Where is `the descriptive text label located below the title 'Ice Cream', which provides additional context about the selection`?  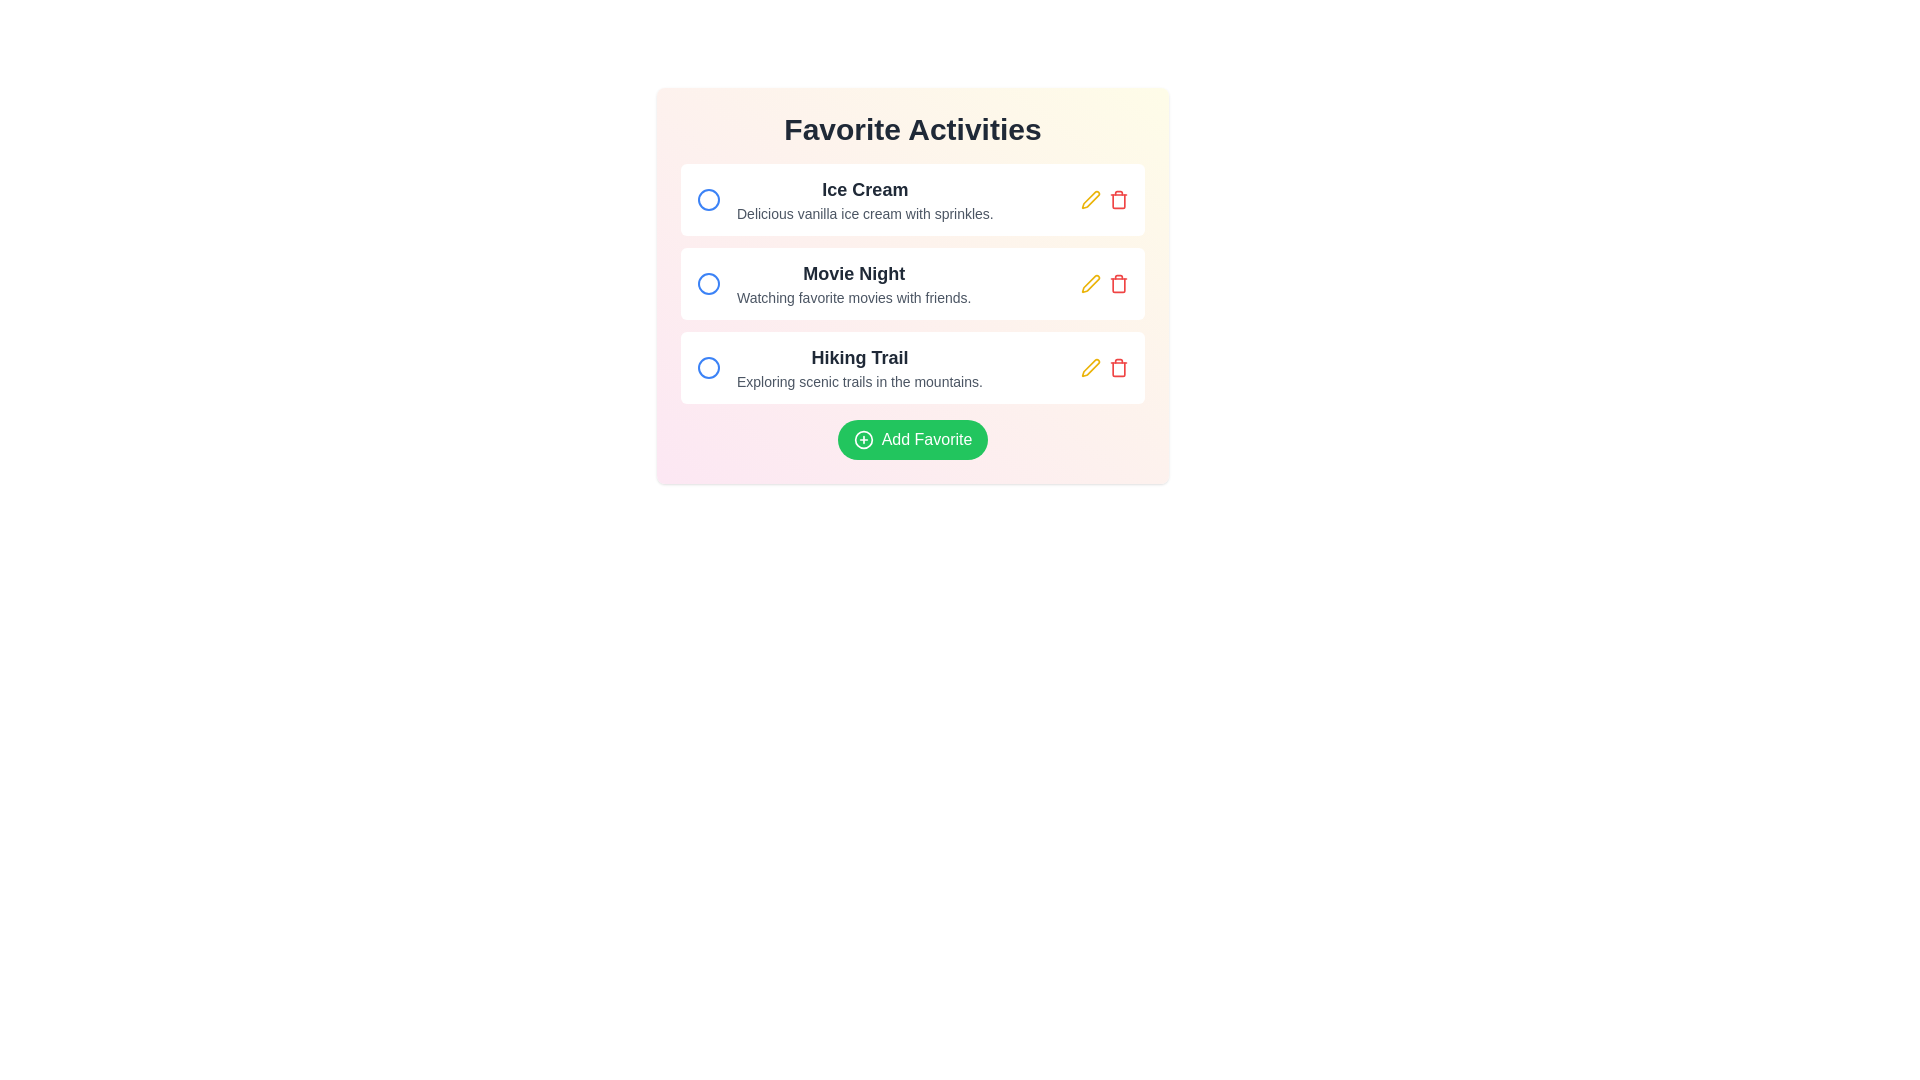
the descriptive text label located below the title 'Ice Cream', which provides additional context about the selection is located at coordinates (865, 213).